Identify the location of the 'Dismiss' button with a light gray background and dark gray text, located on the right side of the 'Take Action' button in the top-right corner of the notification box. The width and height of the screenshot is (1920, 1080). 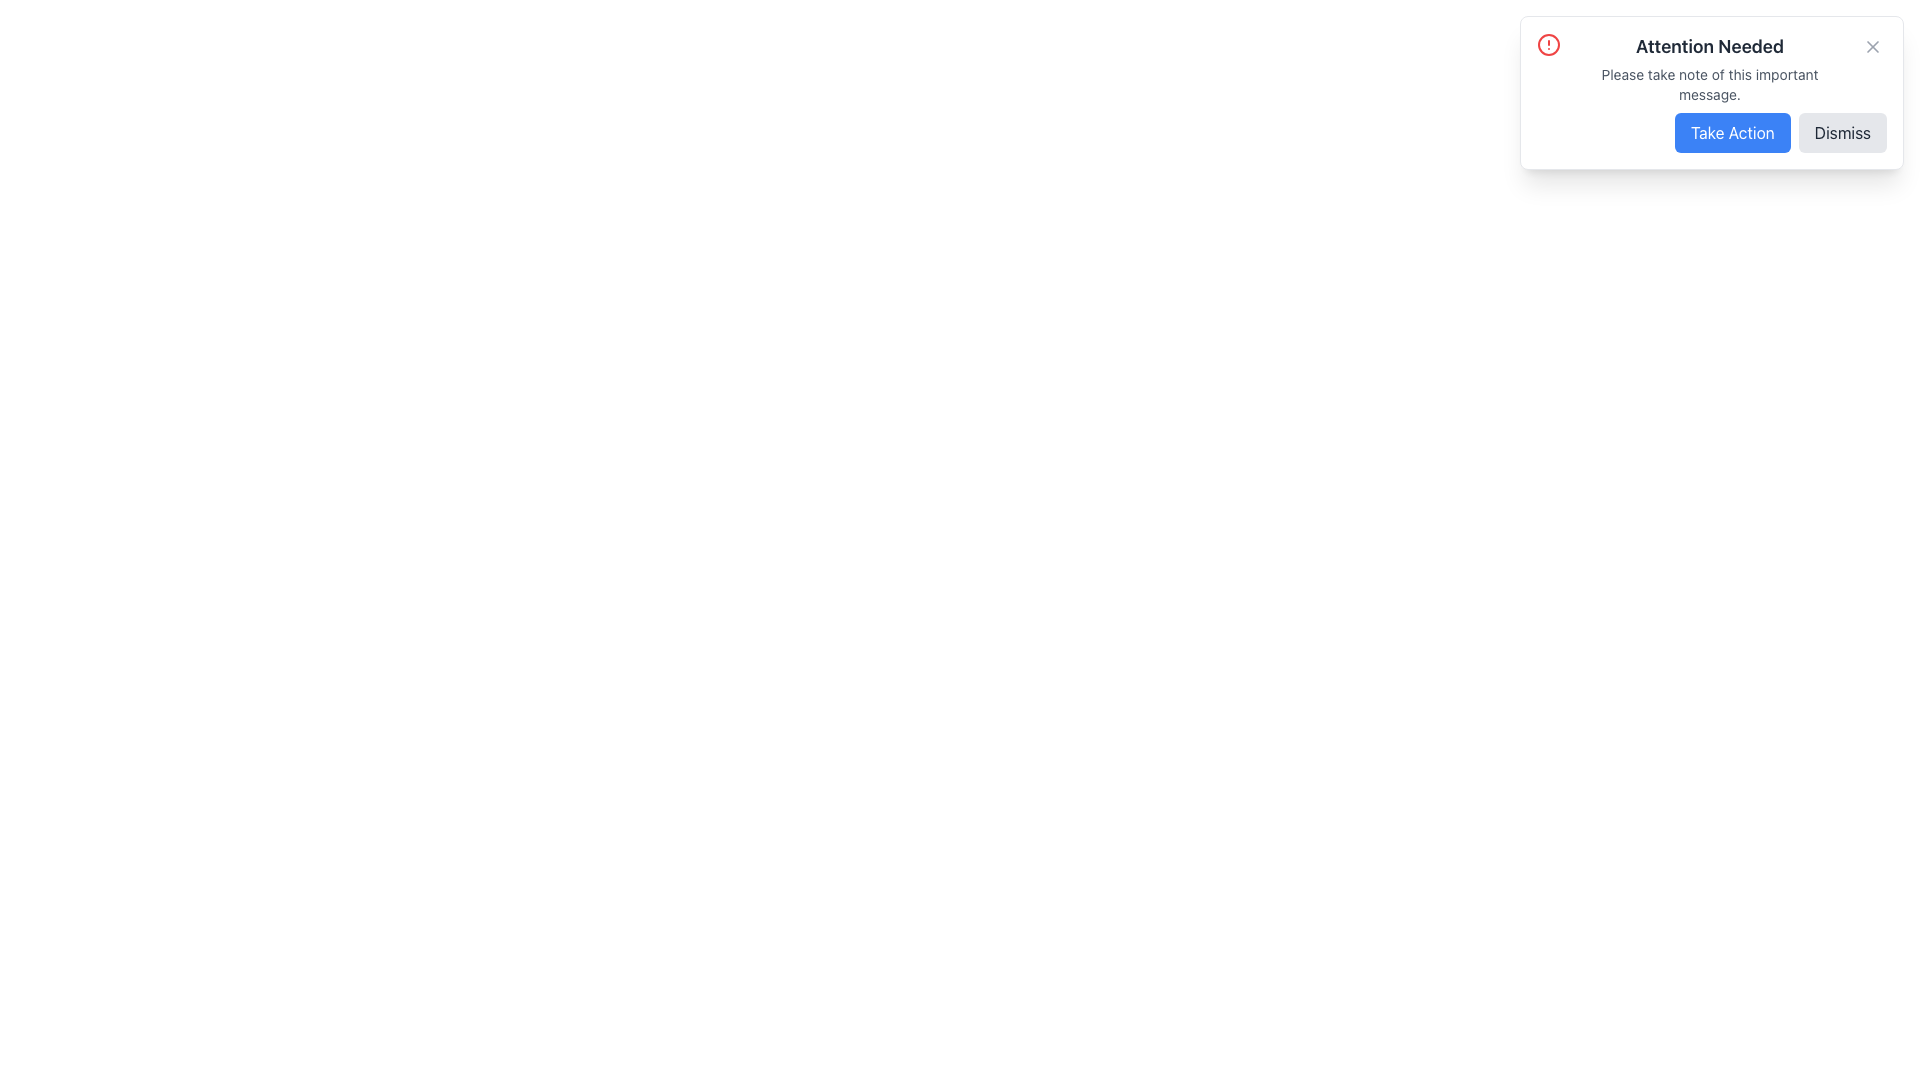
(1841, 132).